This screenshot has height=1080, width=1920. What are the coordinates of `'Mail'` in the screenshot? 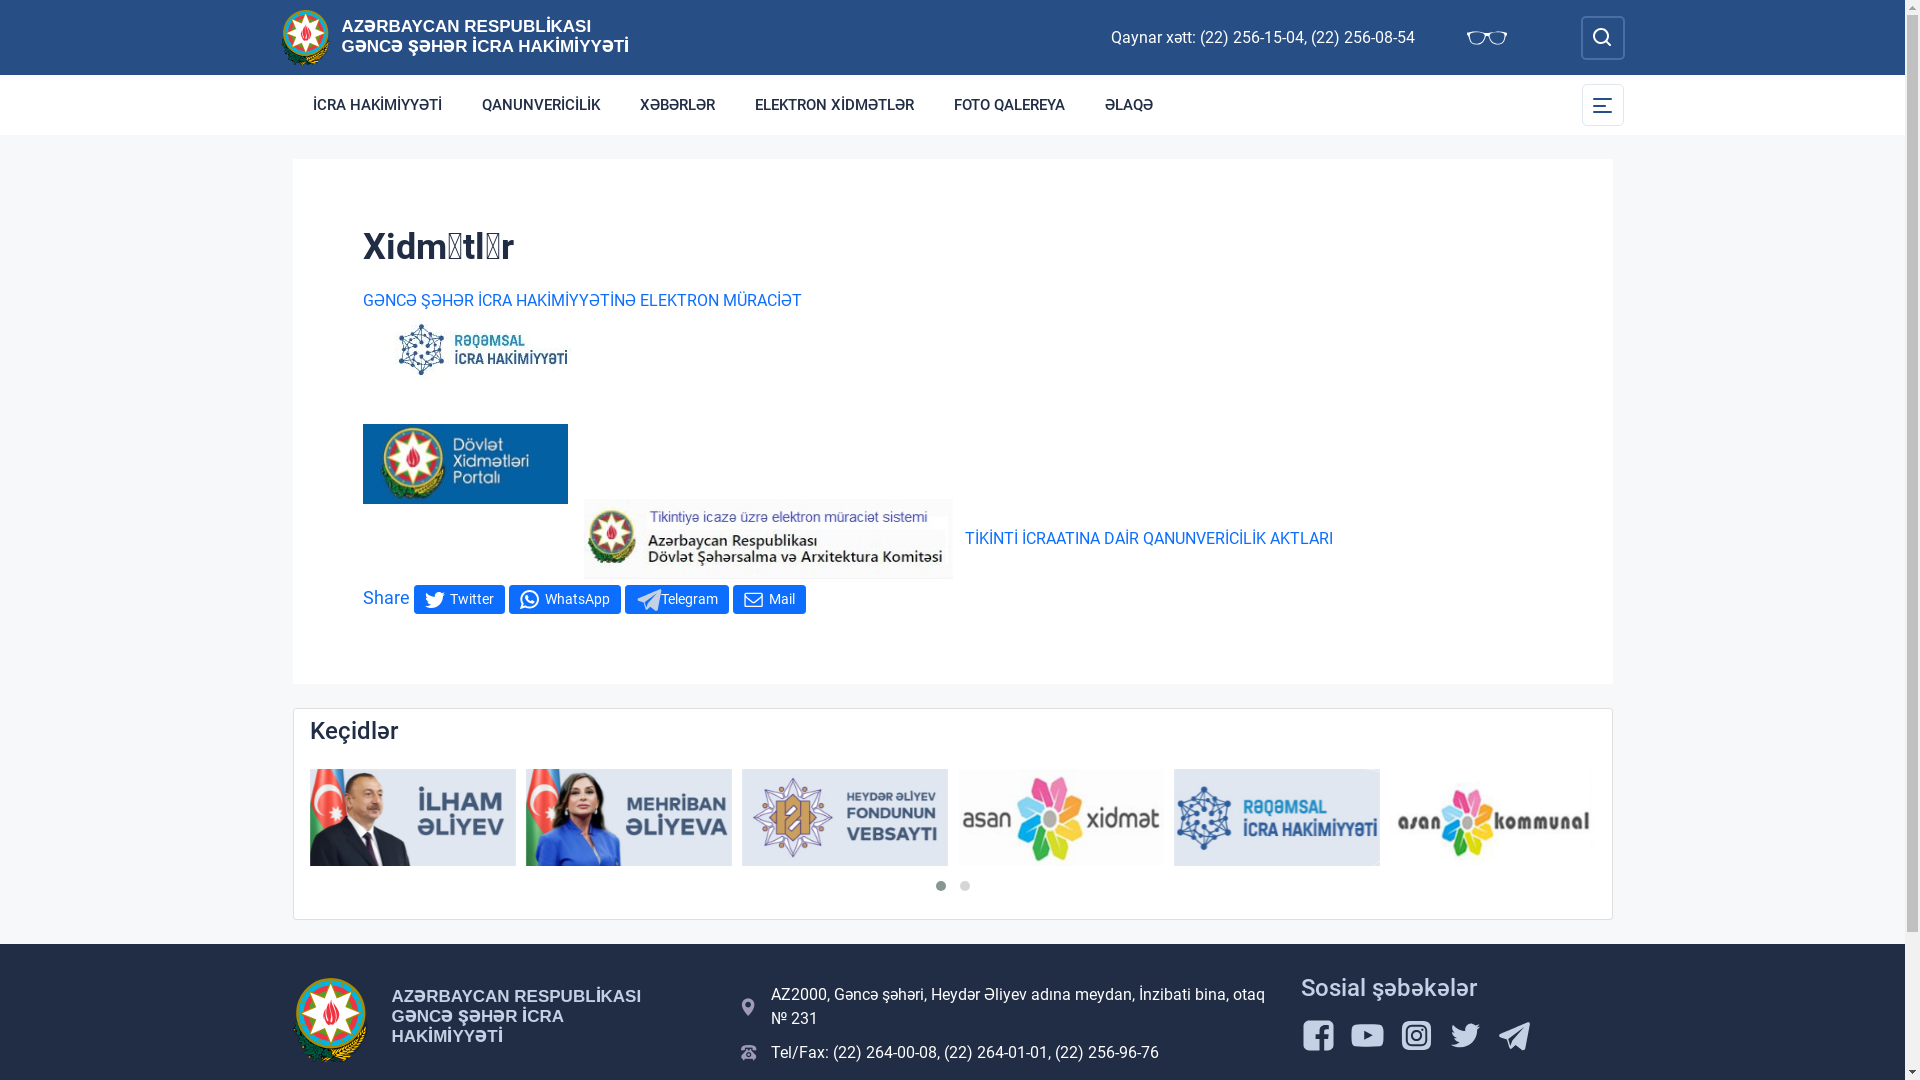 It's located at (730, 598).